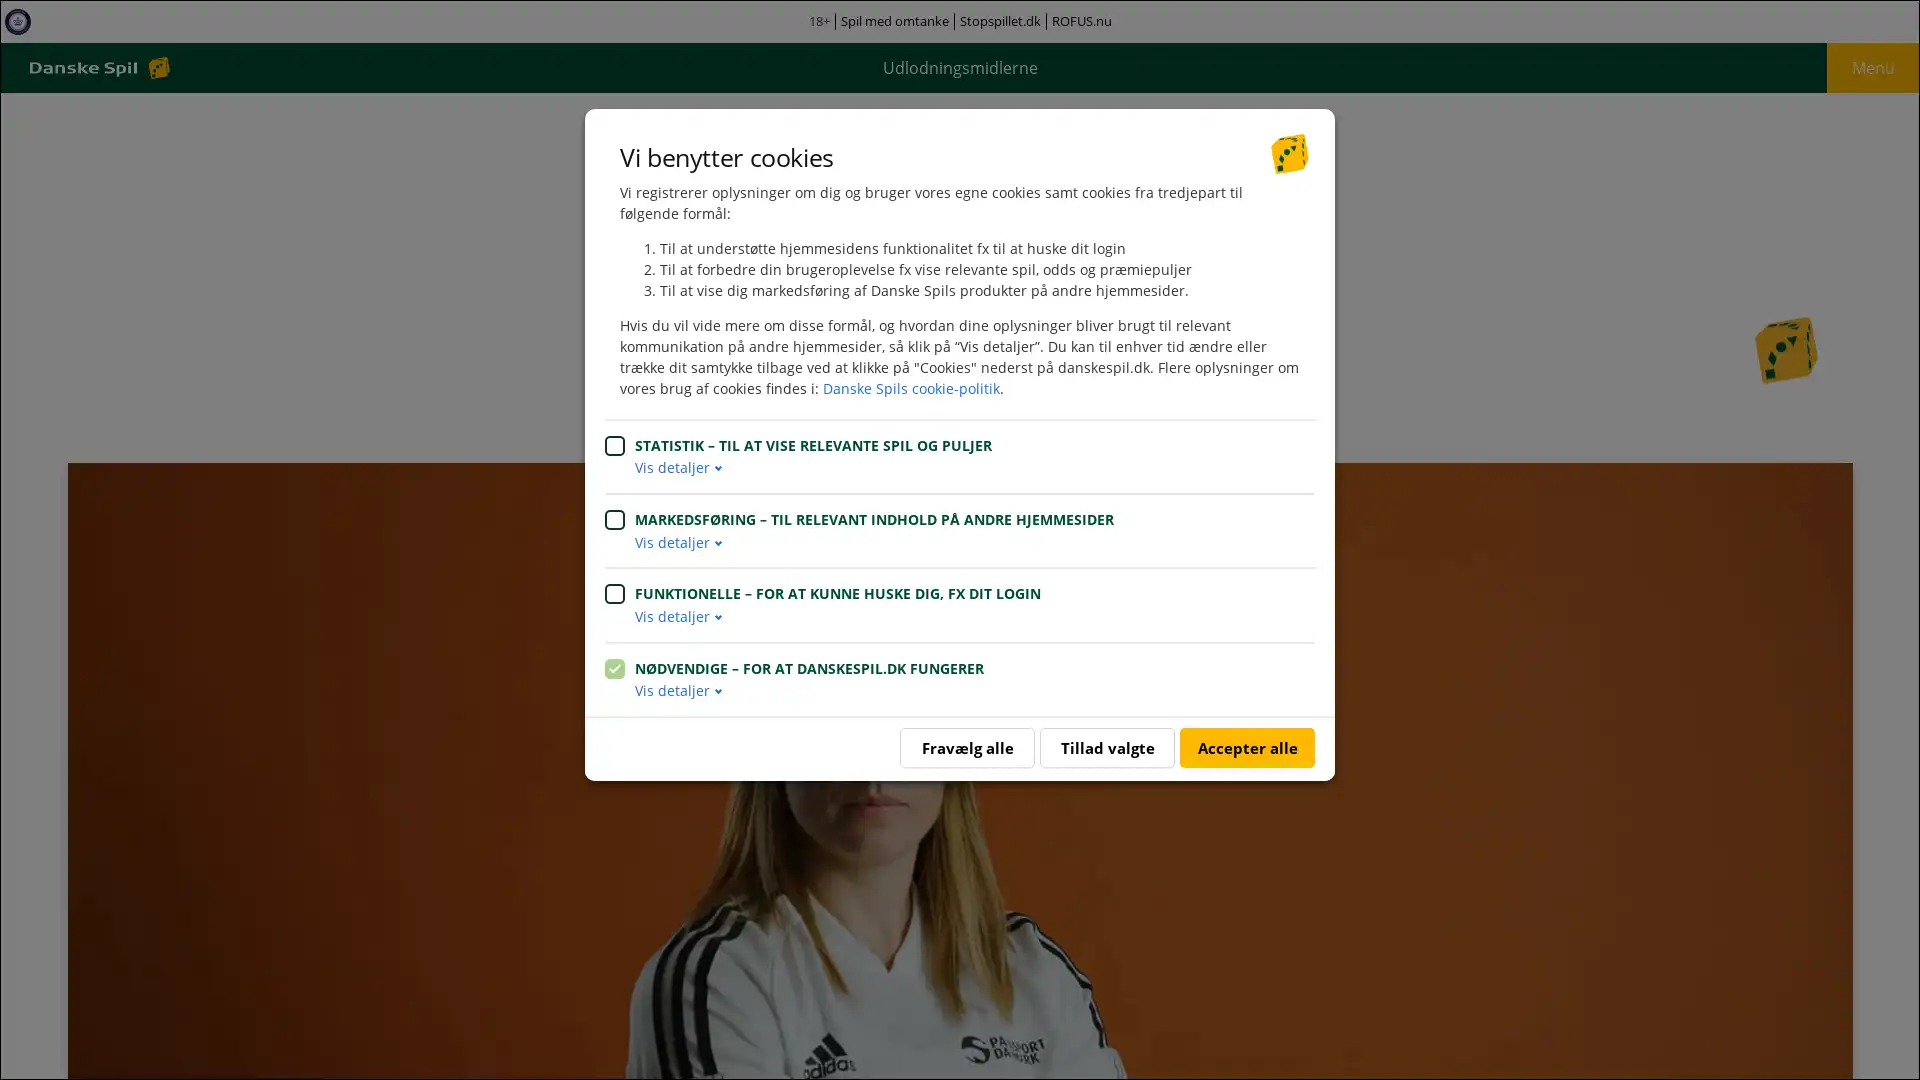  I want to click on Fravlg alle, so click(967, 748).